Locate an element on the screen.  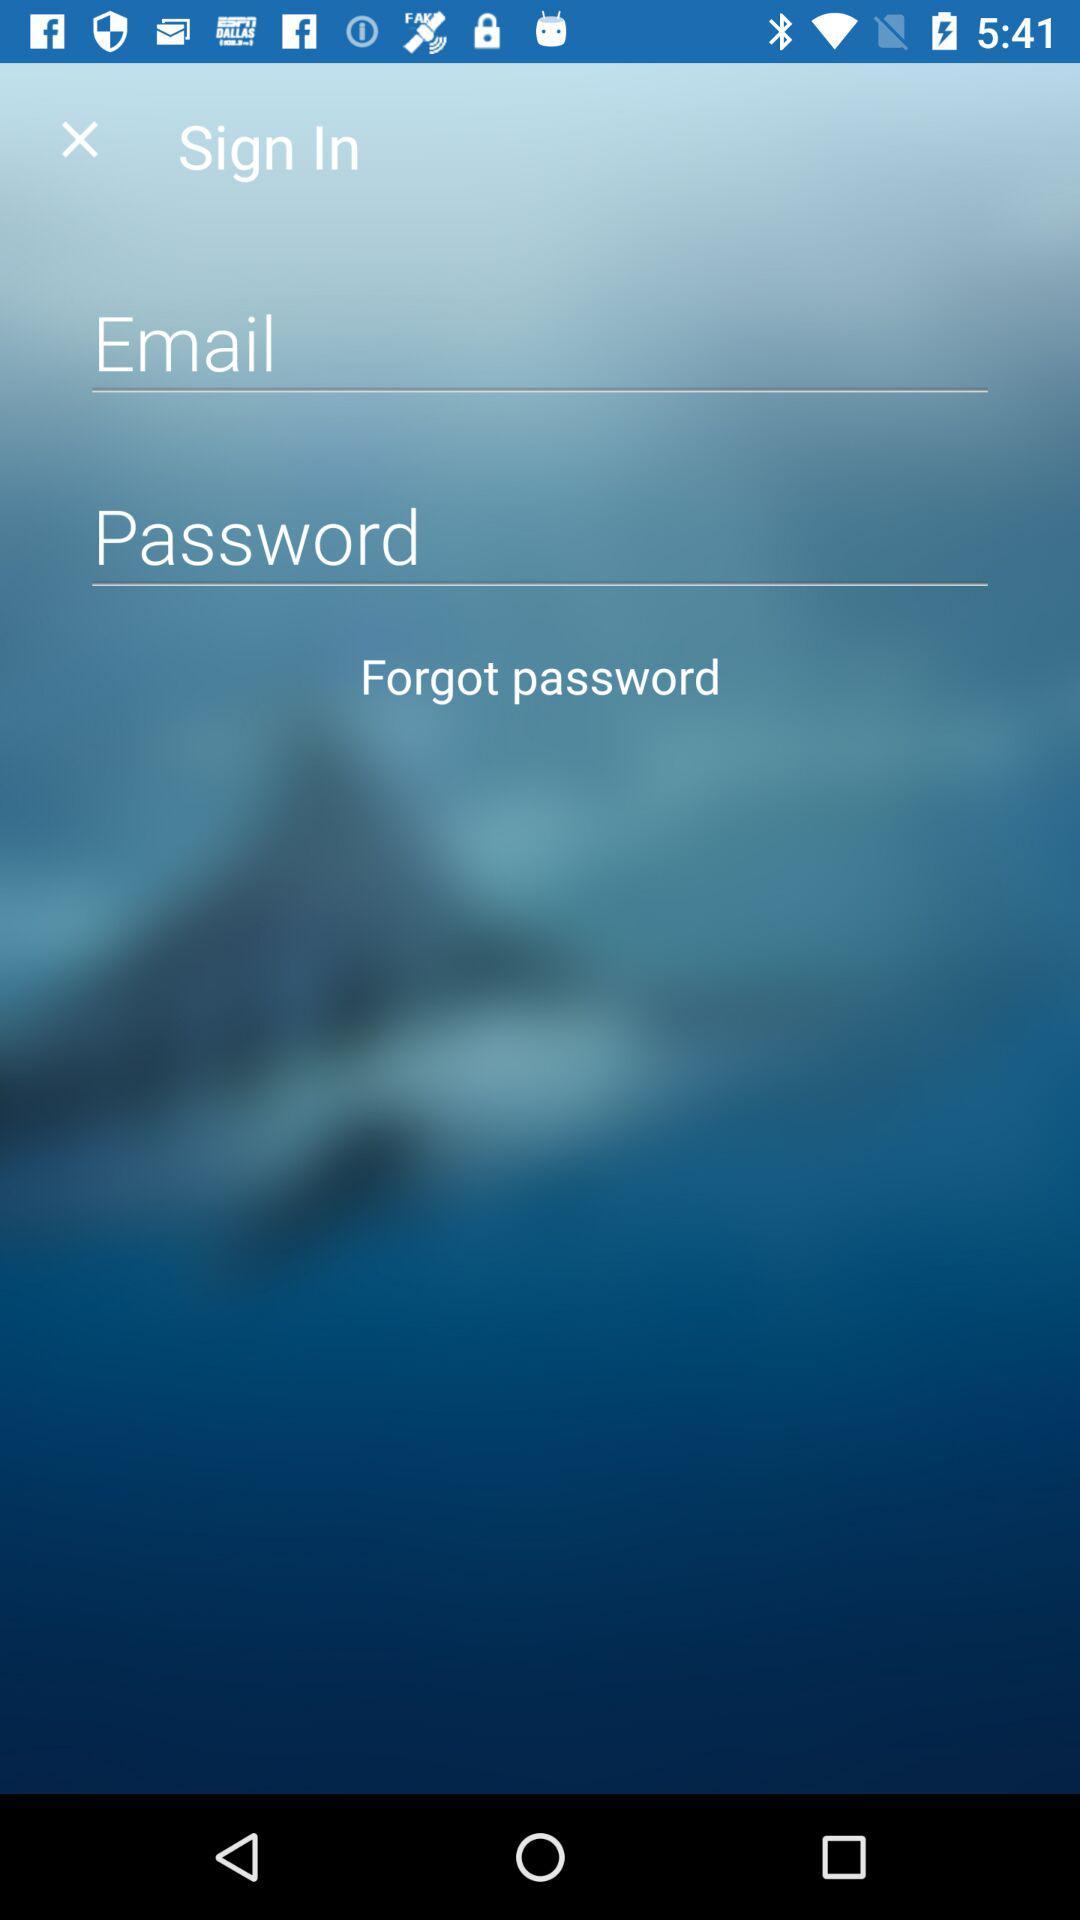
type password is located at coordinates (540, 535).